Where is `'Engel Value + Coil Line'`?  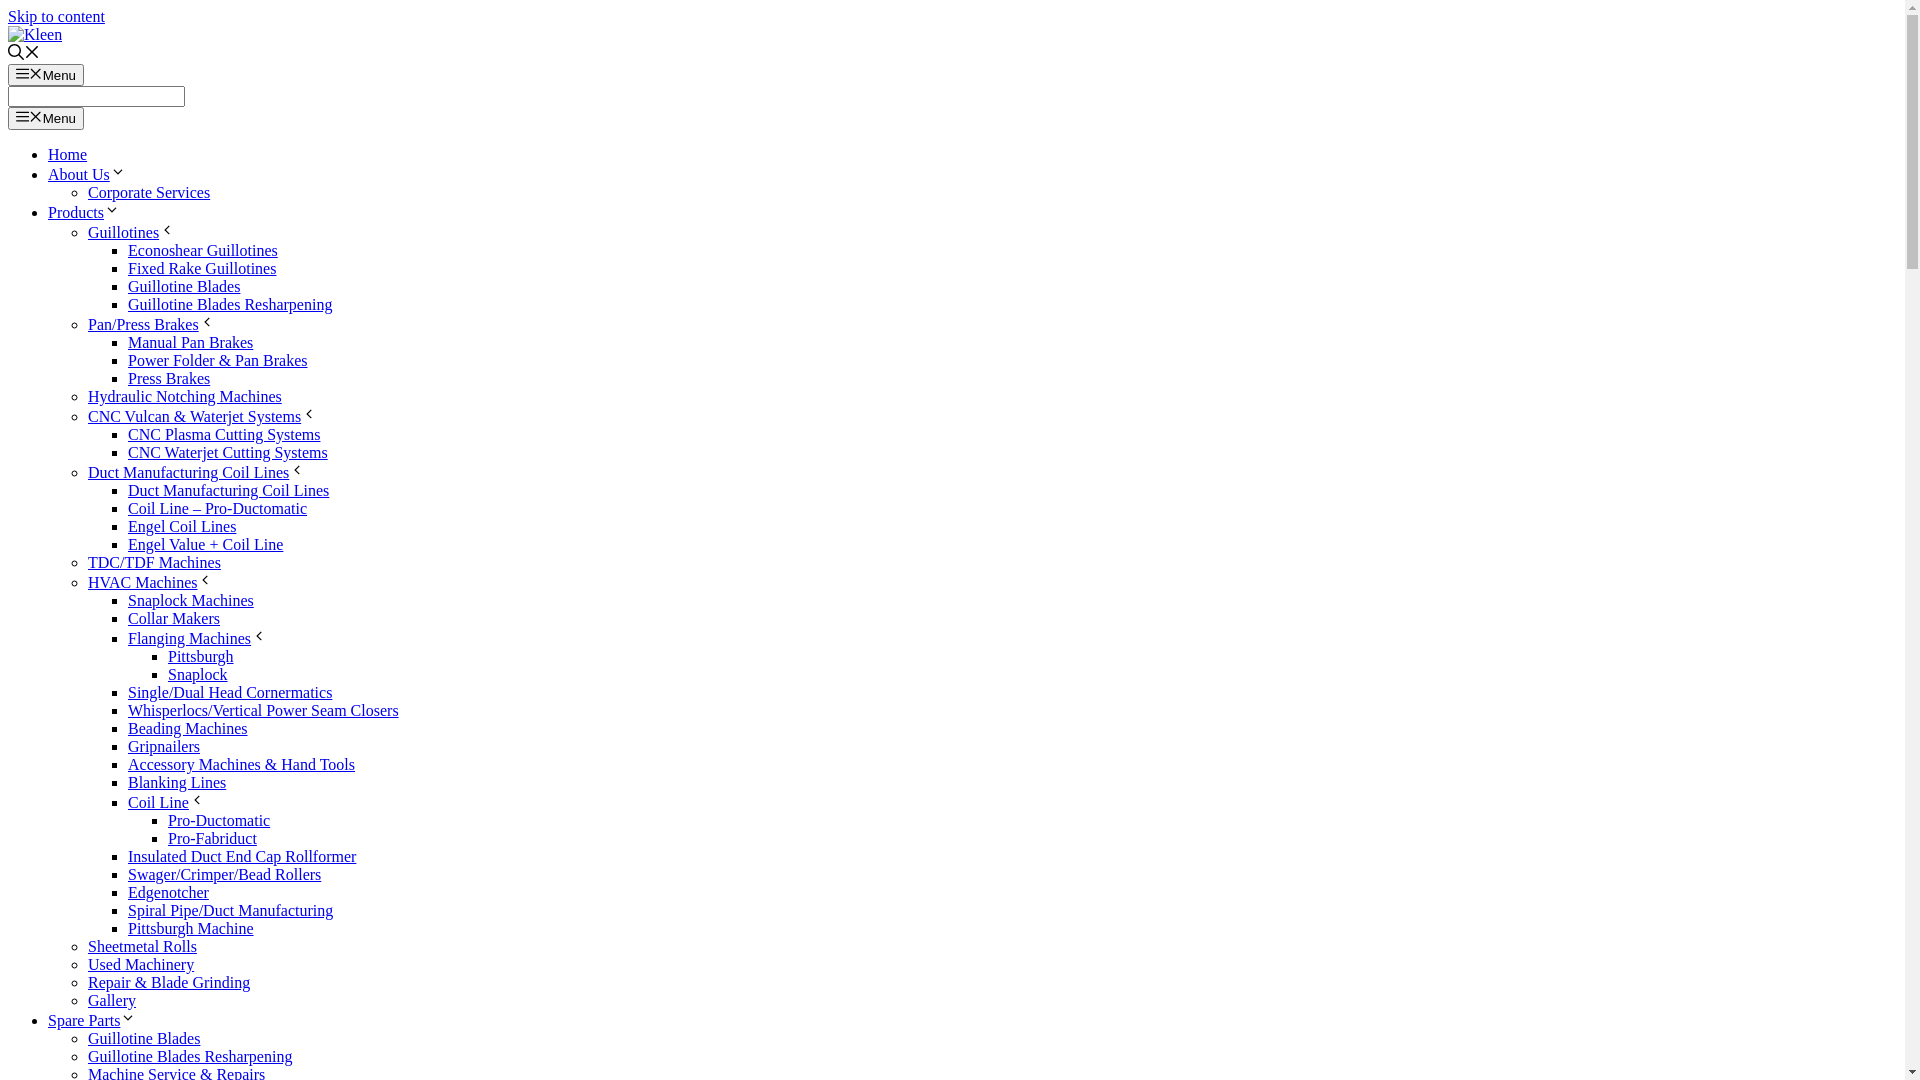
'Engel Value + Coil Line' is located at coordinates (205, 544).